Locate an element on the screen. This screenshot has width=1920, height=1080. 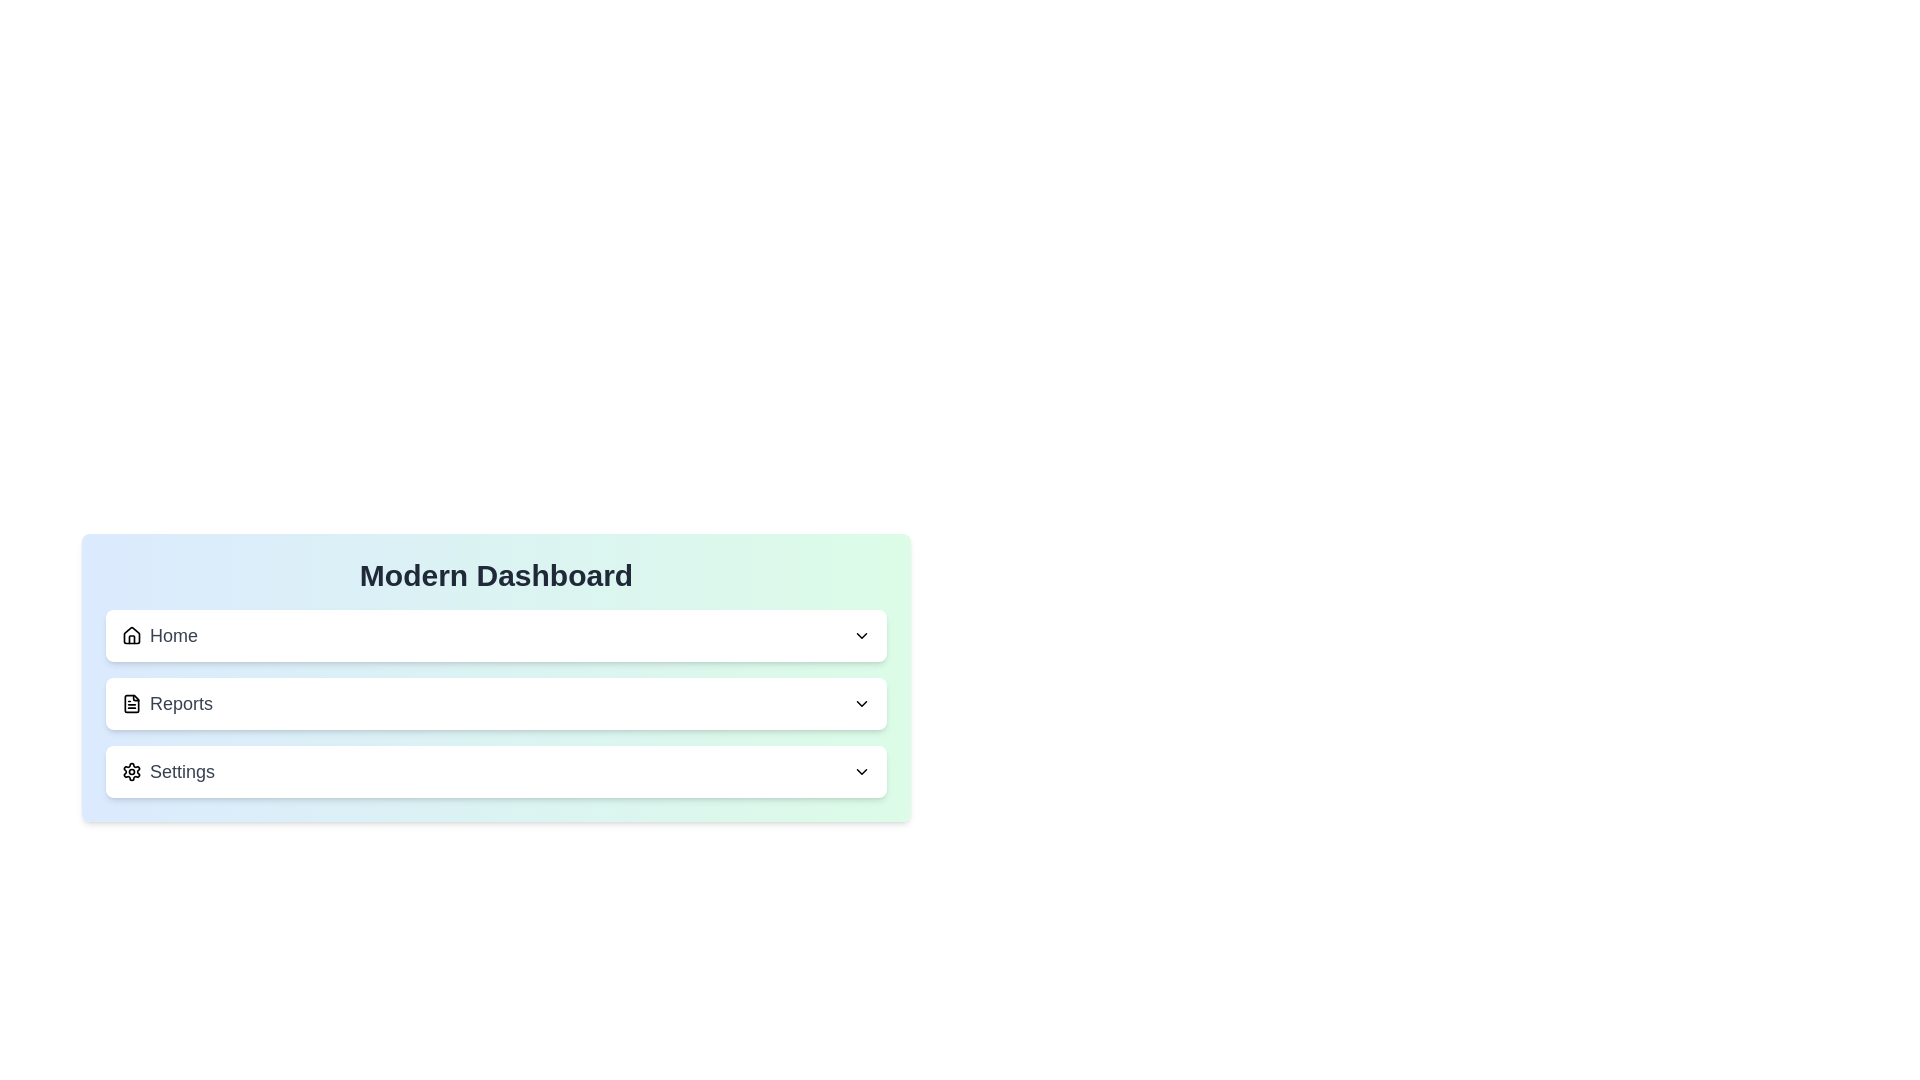
the 'Reports' navigation menu item, which is a rectangular component with a white background and rounded corners, located below 'Home' and above 'Settings' is located at coordinates (496, 703).